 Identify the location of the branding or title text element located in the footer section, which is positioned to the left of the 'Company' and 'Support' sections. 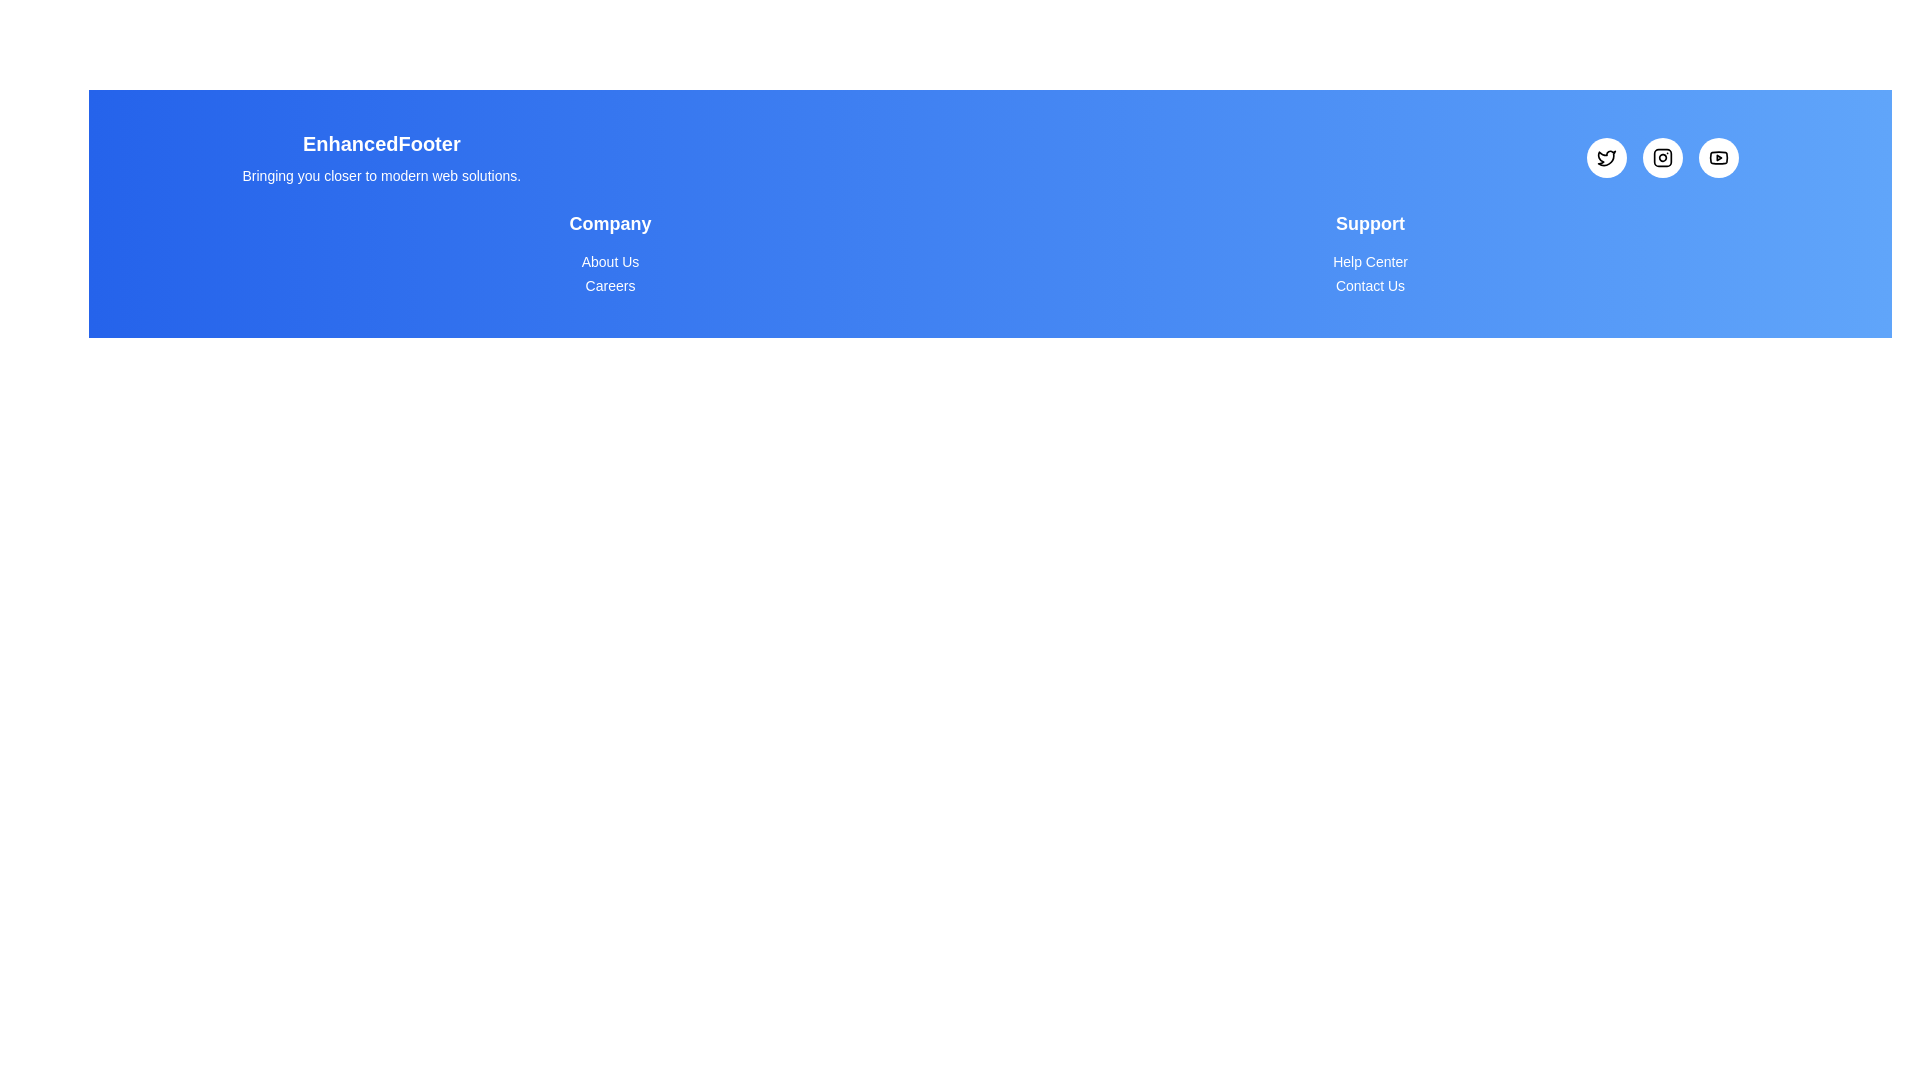
(381, 157).